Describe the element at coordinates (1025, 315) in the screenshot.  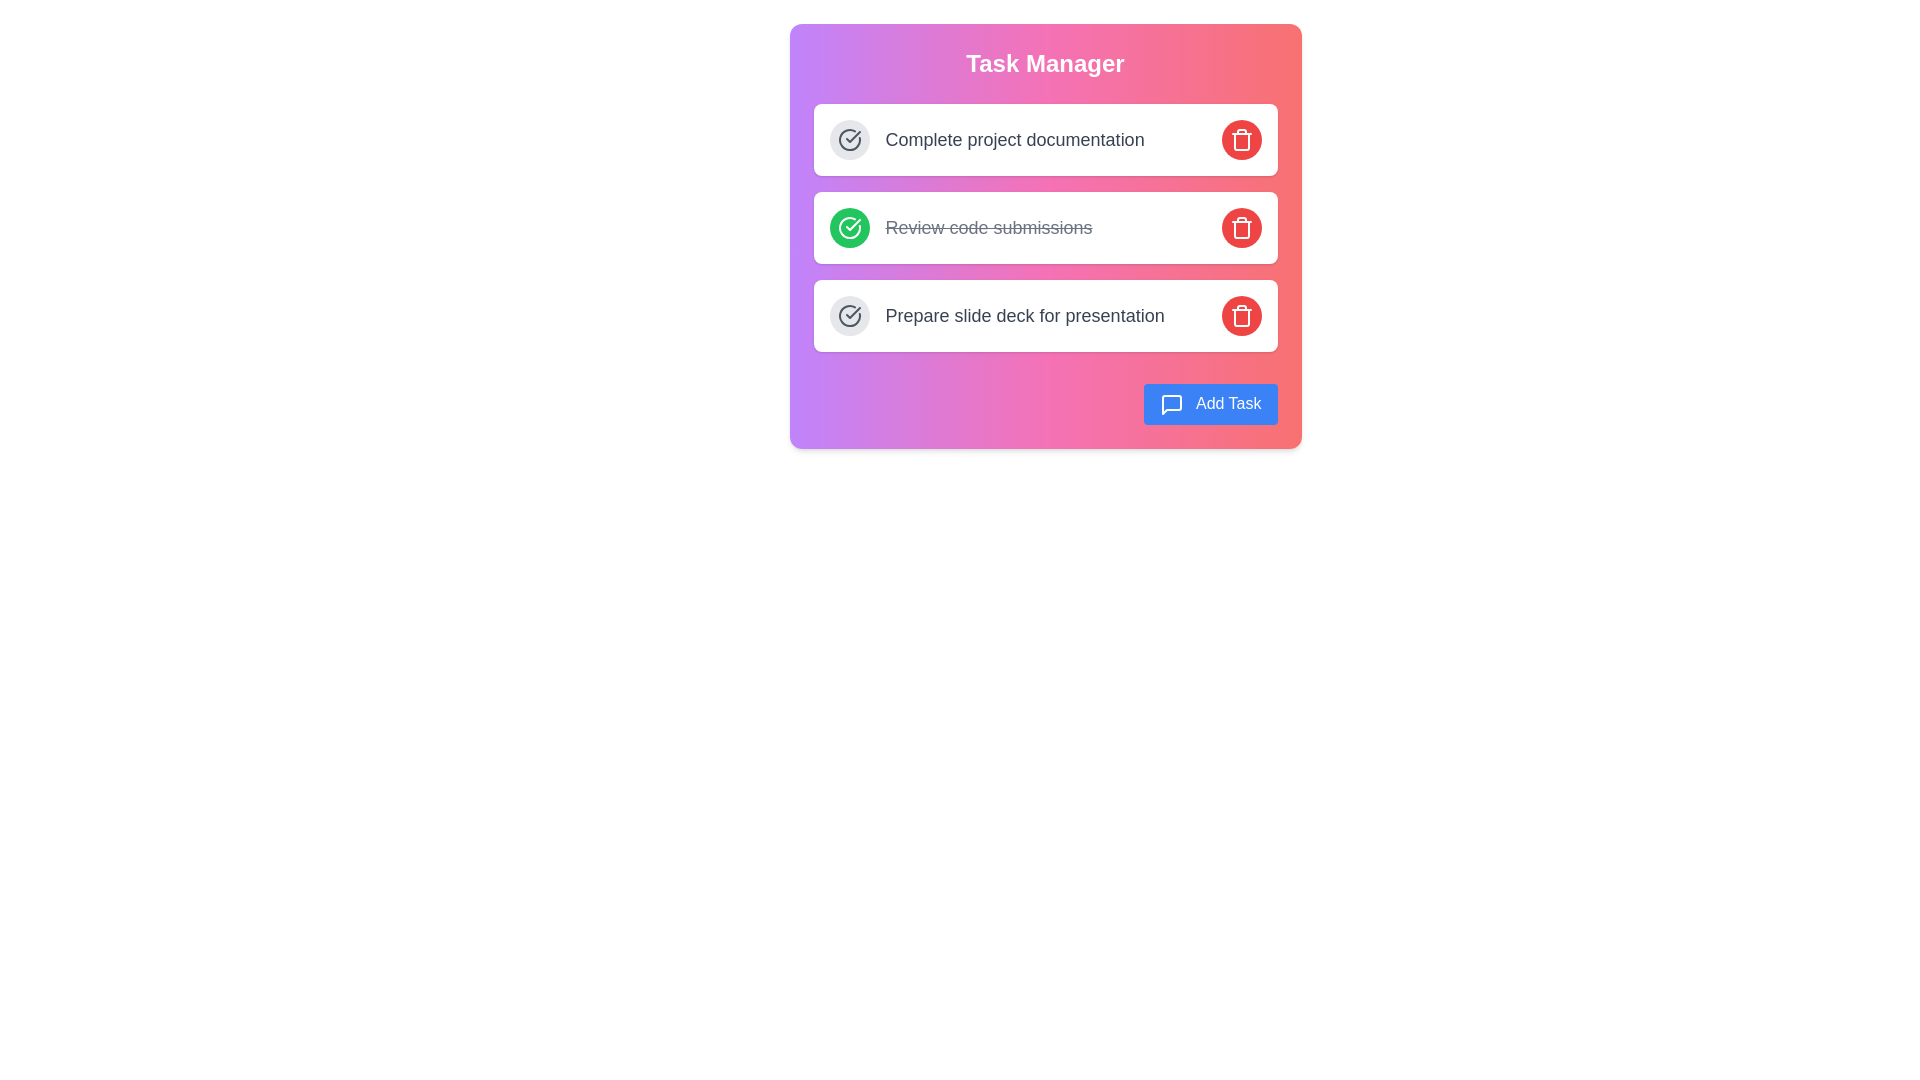
I see `the static text label that reads 'Prepare slide deck for presentation', which is styled in bold, medium-sized gray font and positioned centrally within the task list component` at that location.